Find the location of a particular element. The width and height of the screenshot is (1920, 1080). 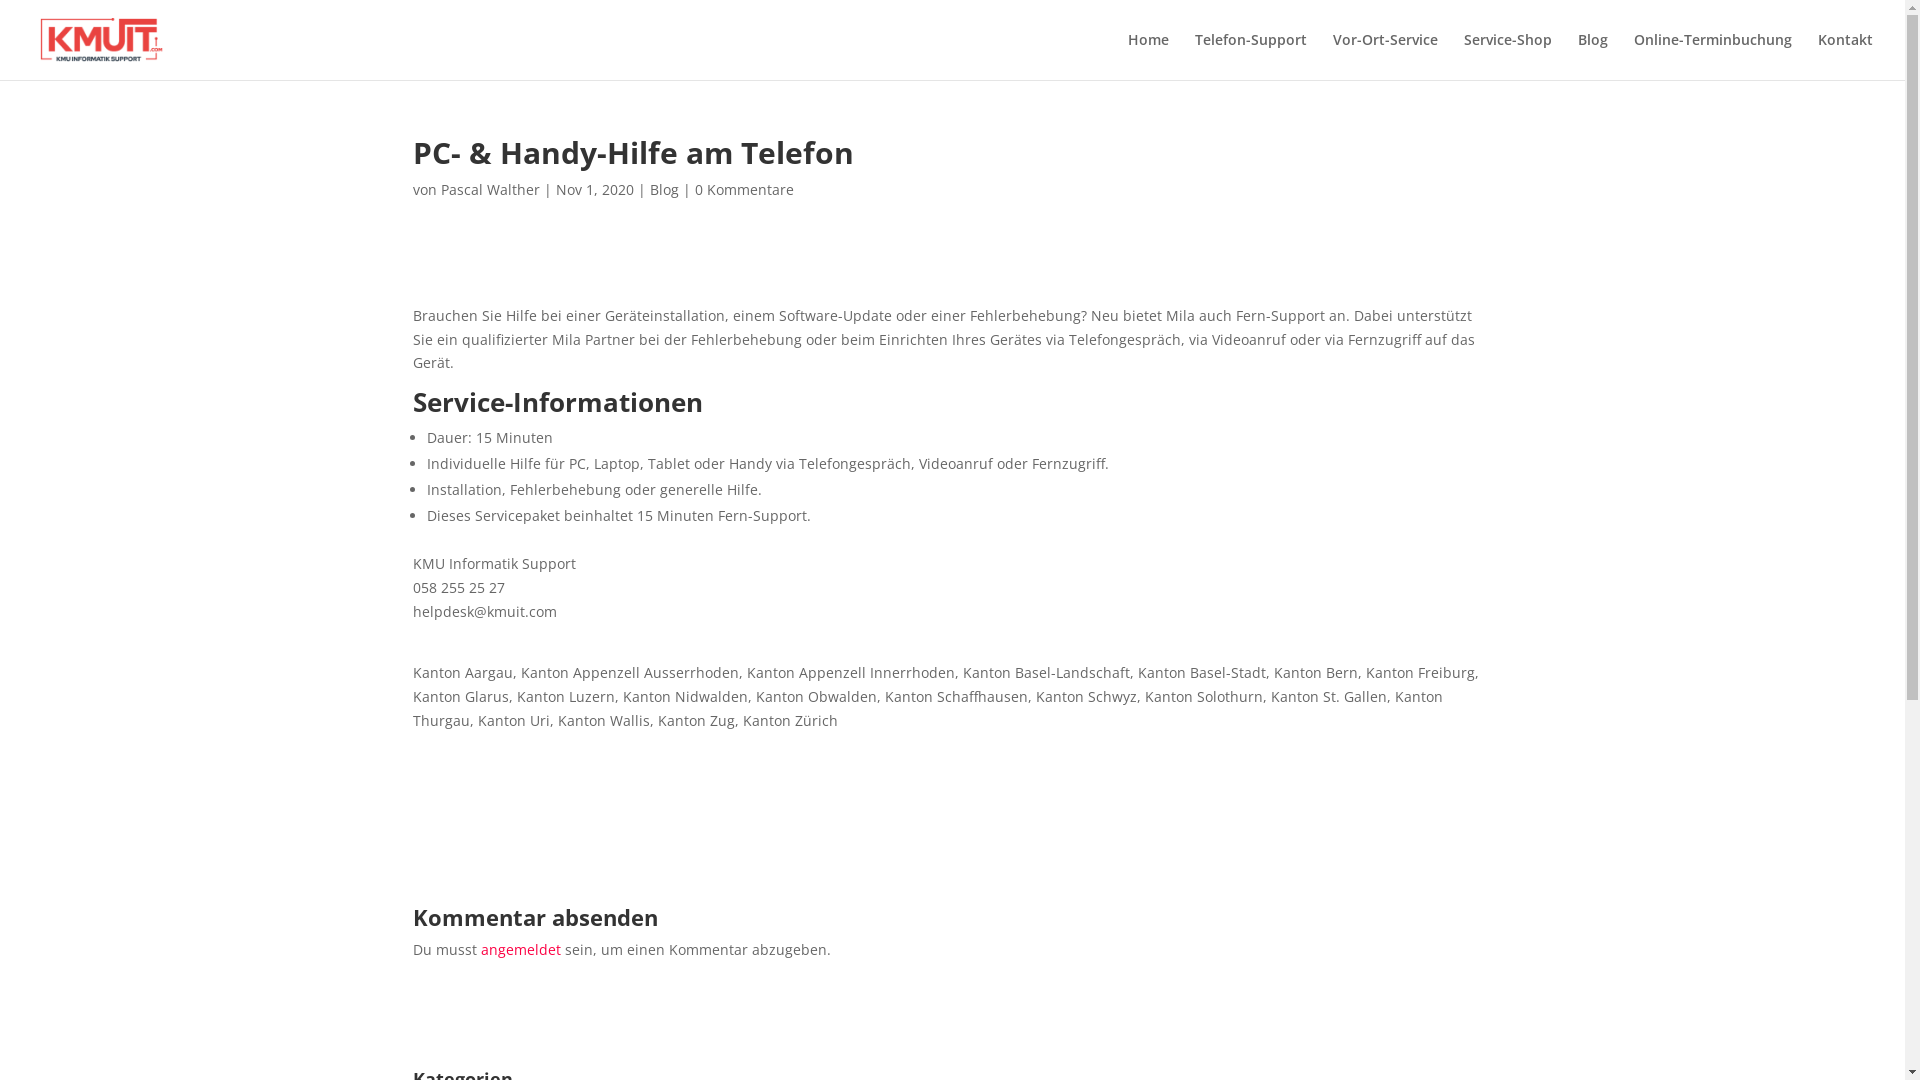

'Kontakt' is located at coordinates (1818, 55).